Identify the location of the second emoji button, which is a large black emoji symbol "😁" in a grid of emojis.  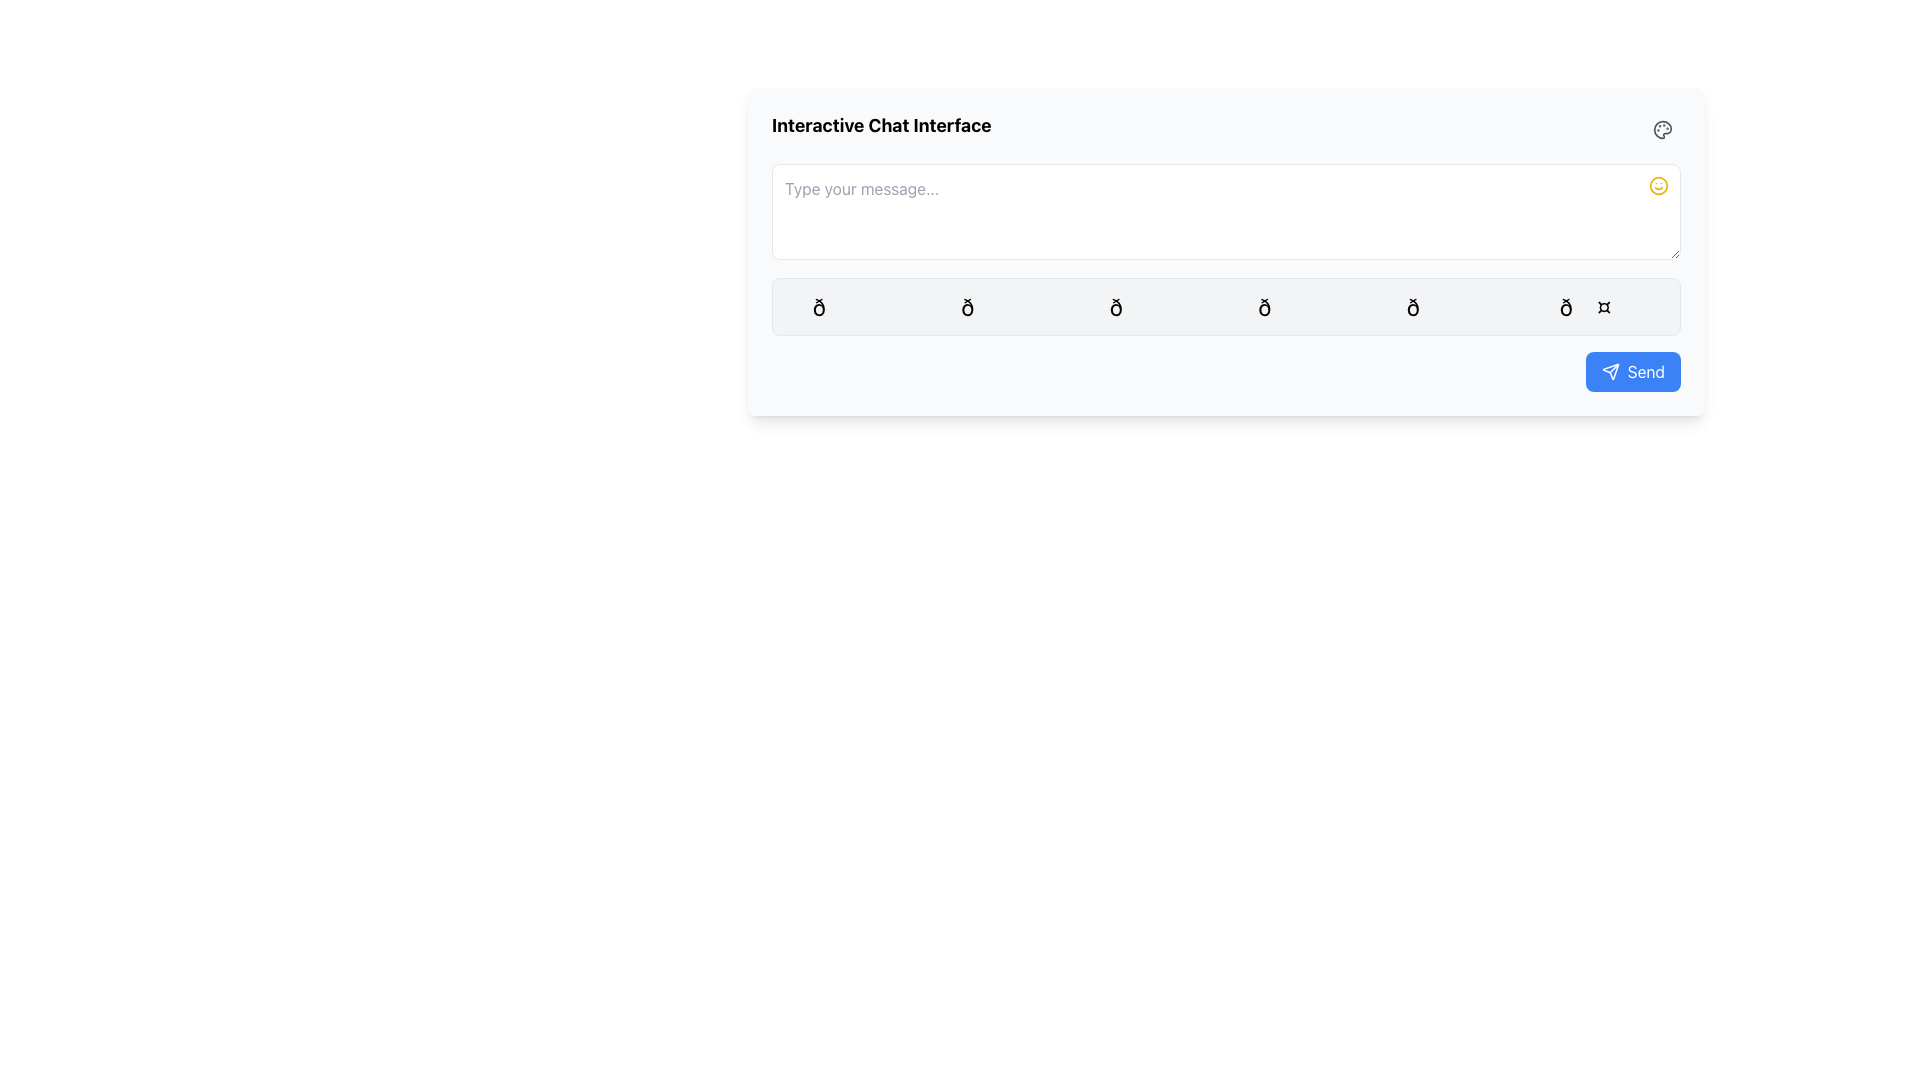
(1003, 307).